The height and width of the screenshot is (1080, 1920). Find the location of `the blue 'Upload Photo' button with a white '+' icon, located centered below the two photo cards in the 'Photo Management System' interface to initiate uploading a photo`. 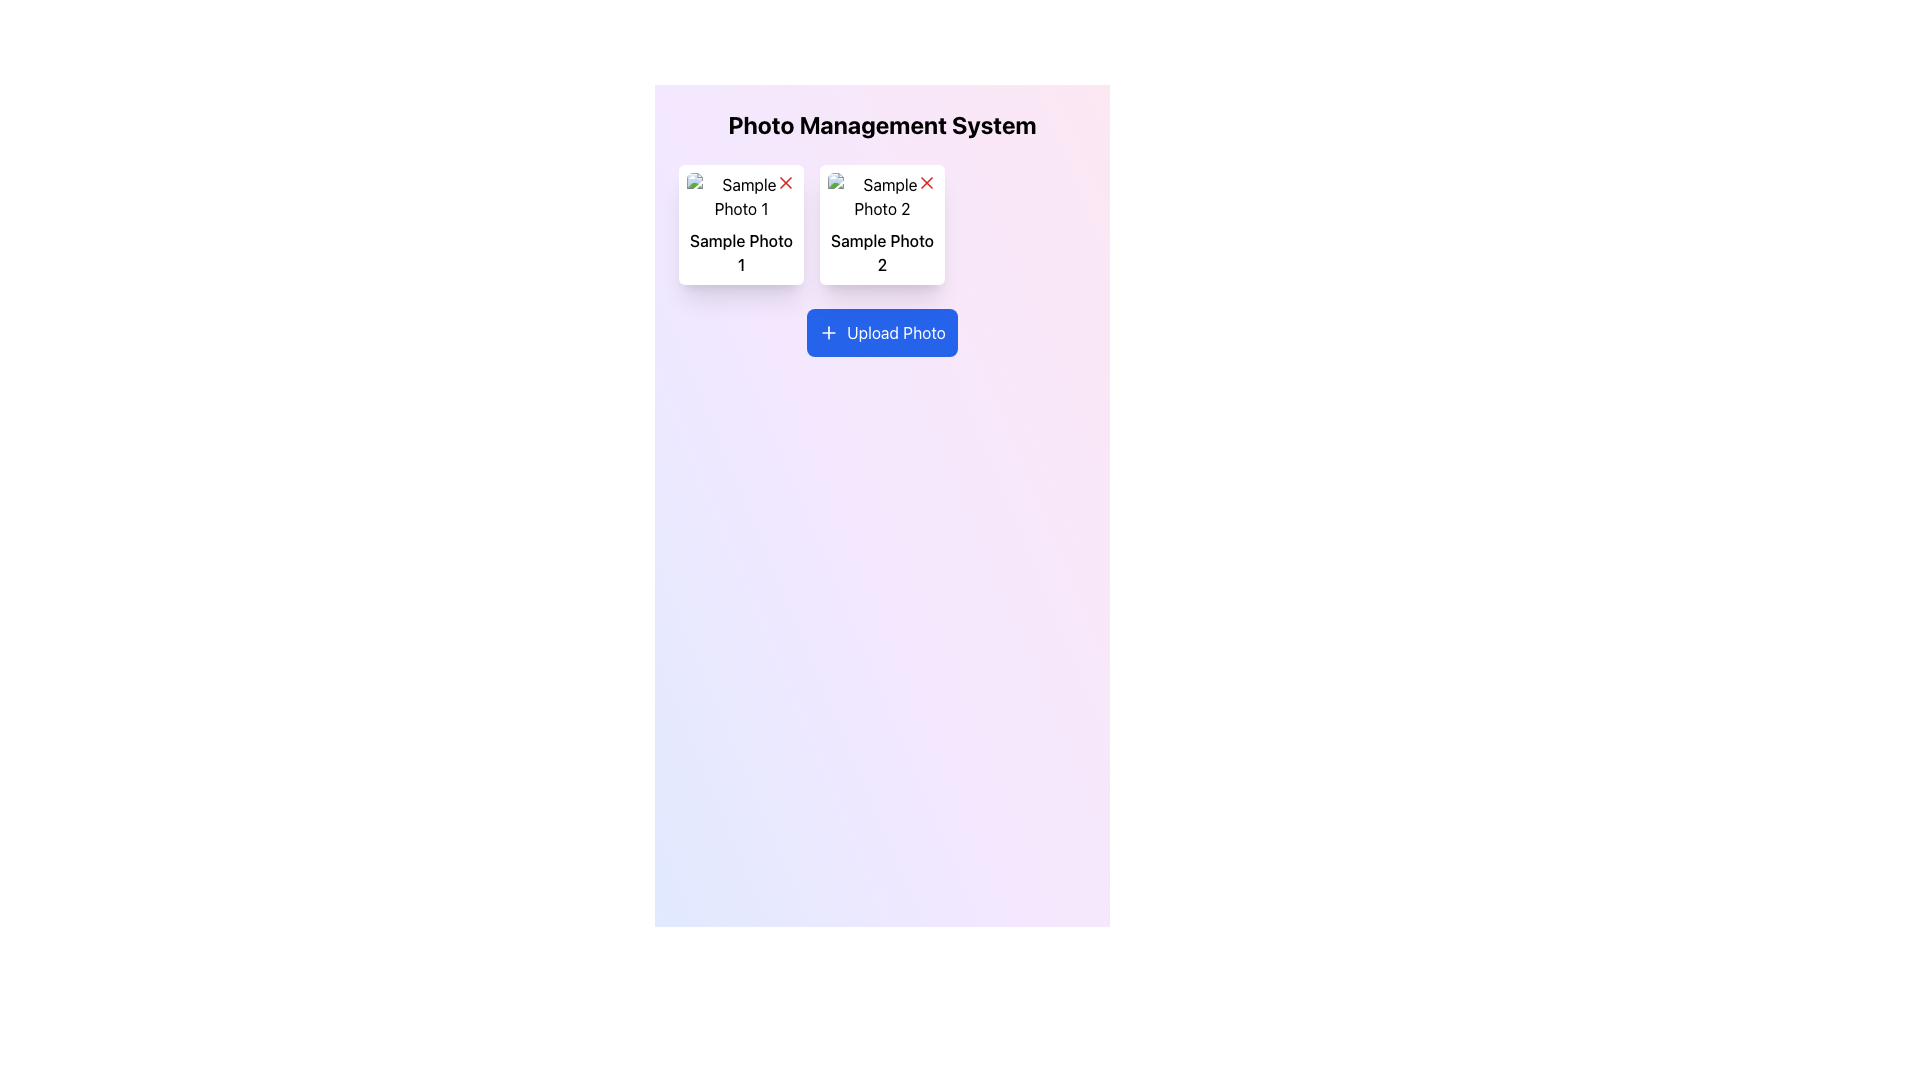

the blue 'Upload Photo' button with a white '+' icon, located centered below the two photo cards in the 'Photo Management System' interface to initiate uploading a photo is located at coordinates (881, 331).